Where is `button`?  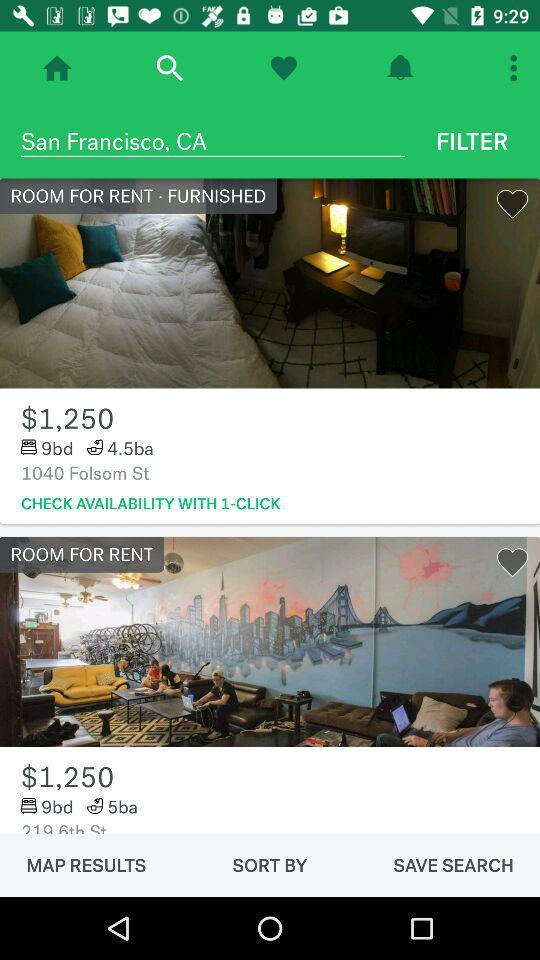
button is located at coordinates (282, 68).